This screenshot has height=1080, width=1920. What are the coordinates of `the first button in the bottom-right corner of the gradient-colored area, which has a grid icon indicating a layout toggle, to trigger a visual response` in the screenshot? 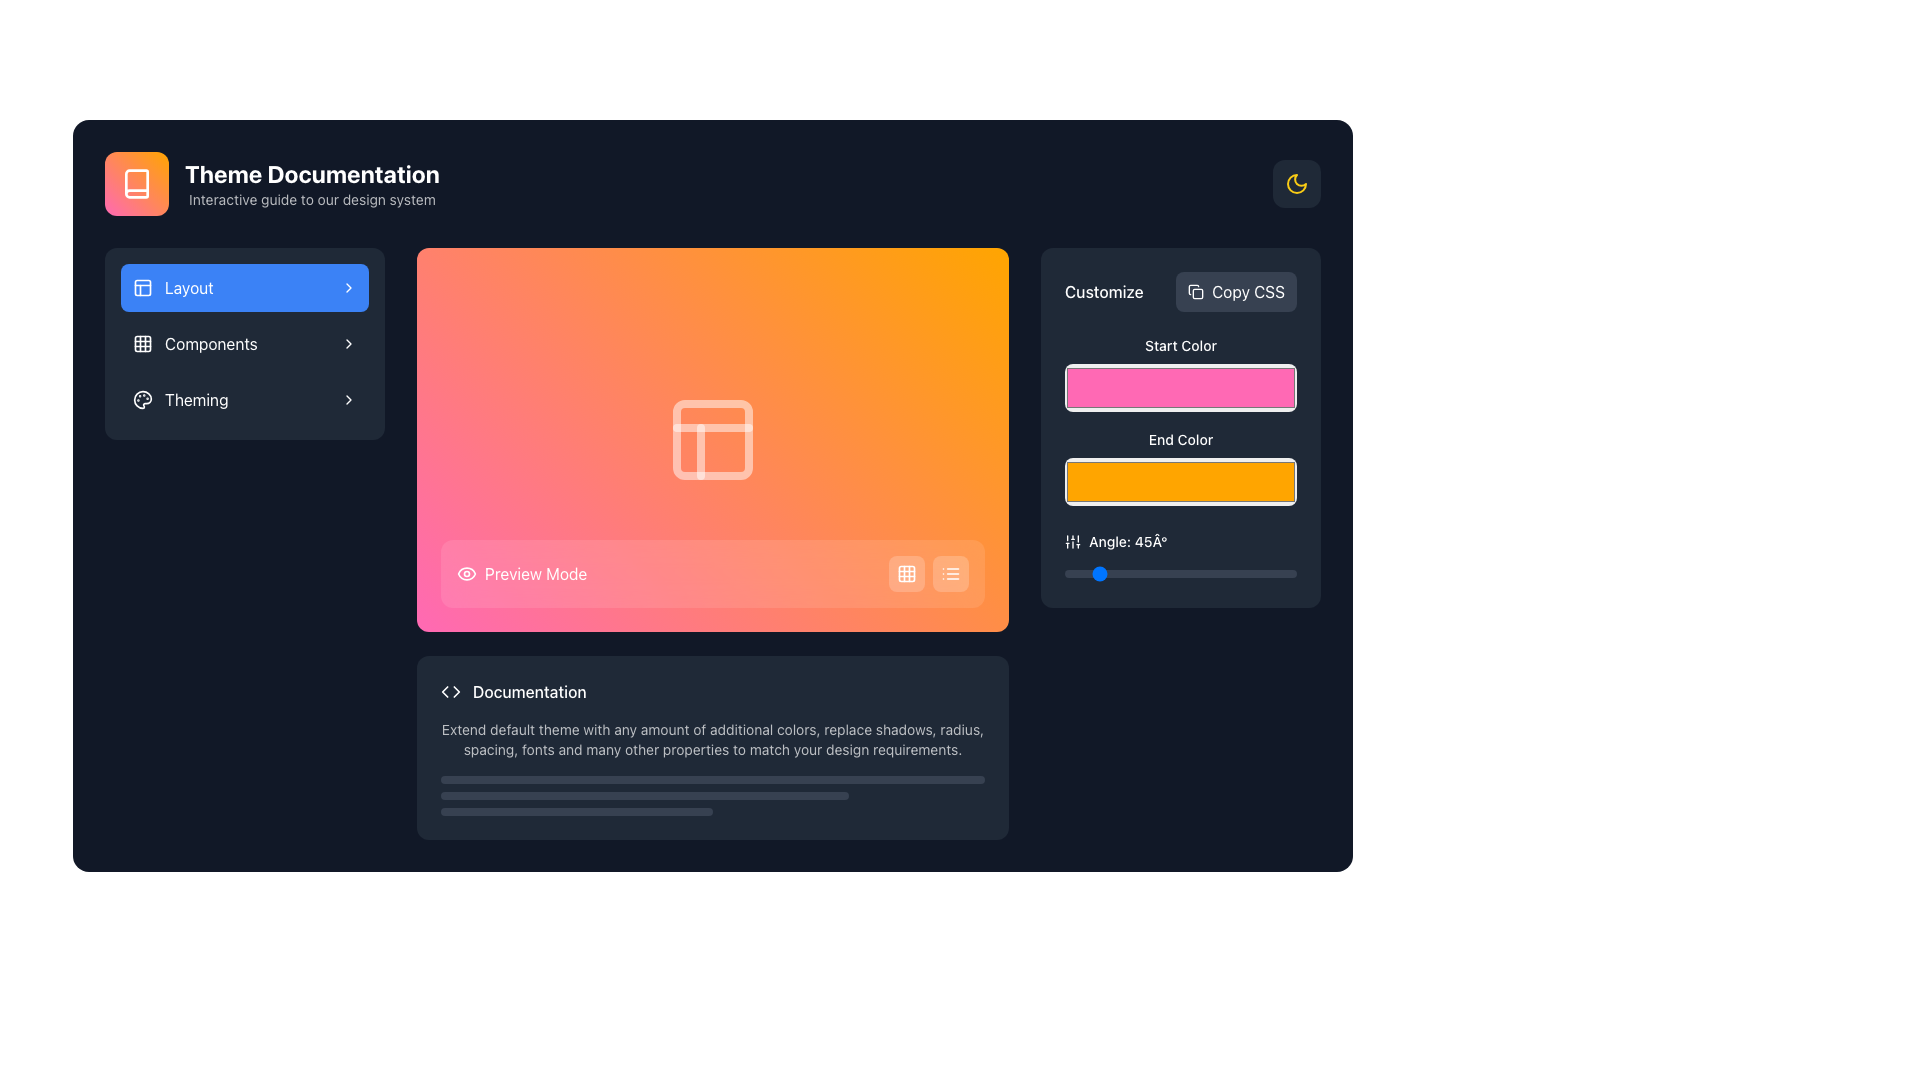 It's located at (906, 574).